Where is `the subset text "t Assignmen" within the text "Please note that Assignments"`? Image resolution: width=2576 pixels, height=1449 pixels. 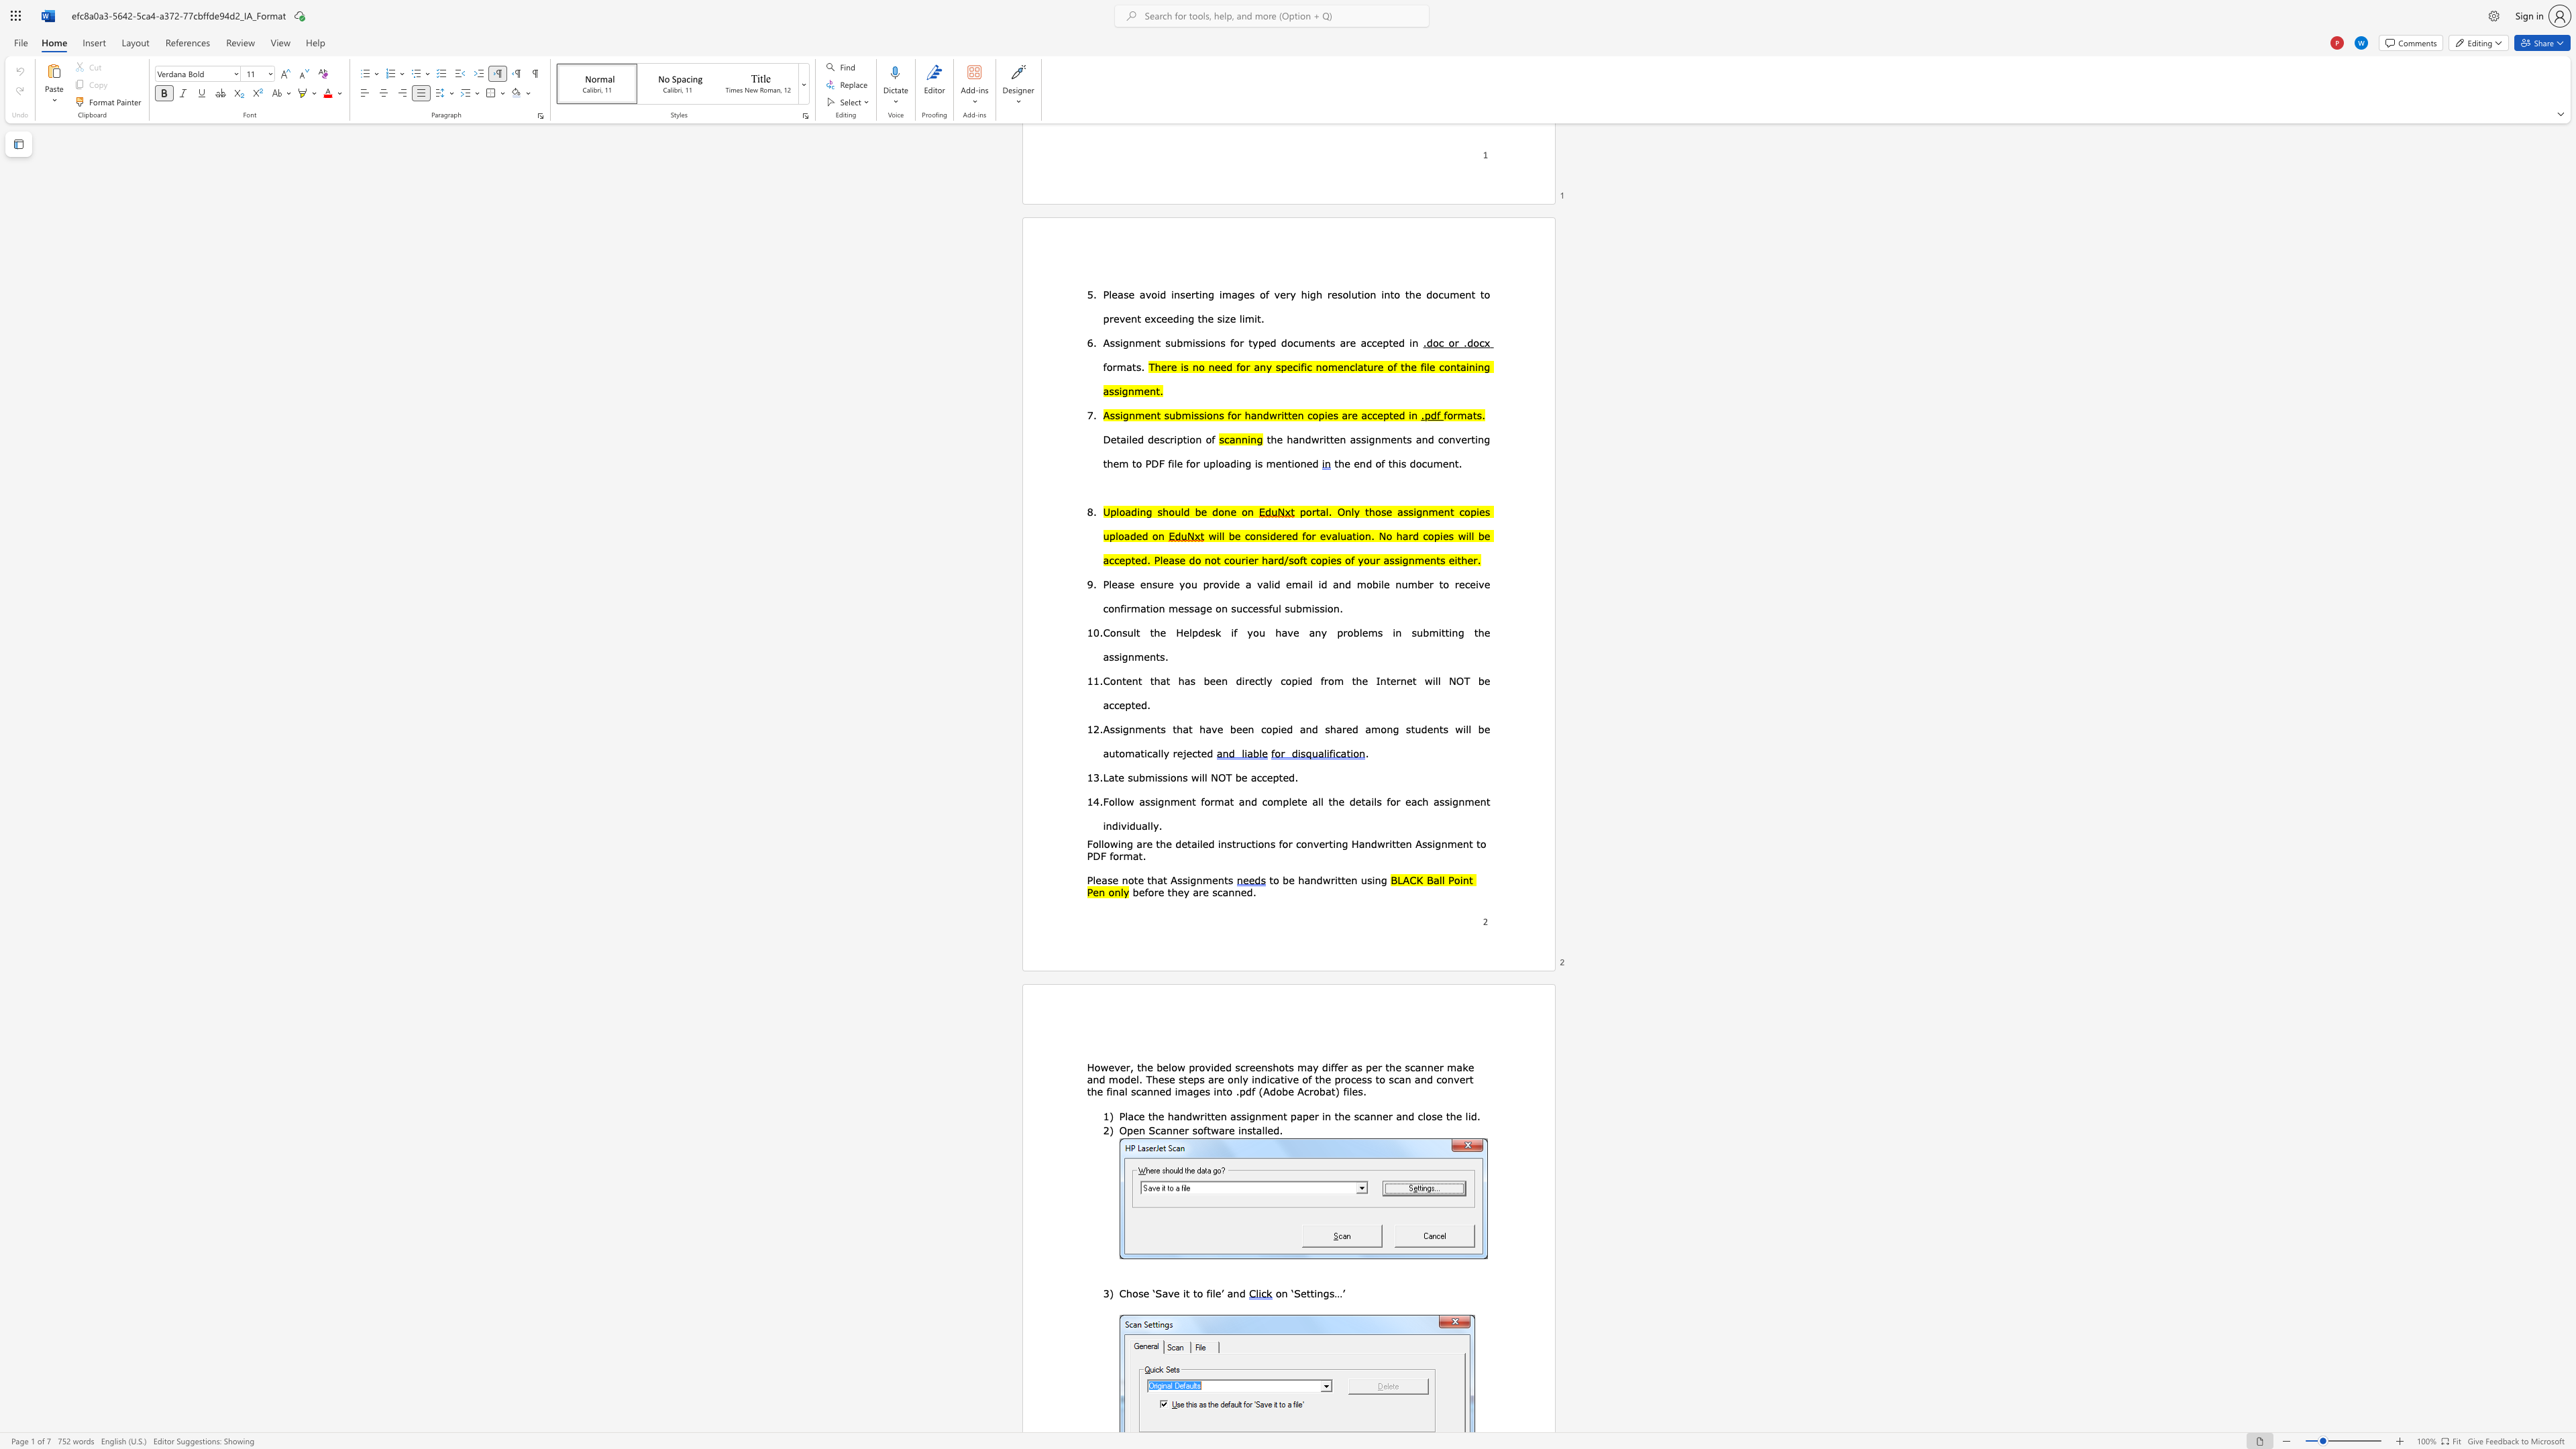 the subset text "t Assignmen" within the text "Please note that Assignments" is located at coordinates (1163, 878).